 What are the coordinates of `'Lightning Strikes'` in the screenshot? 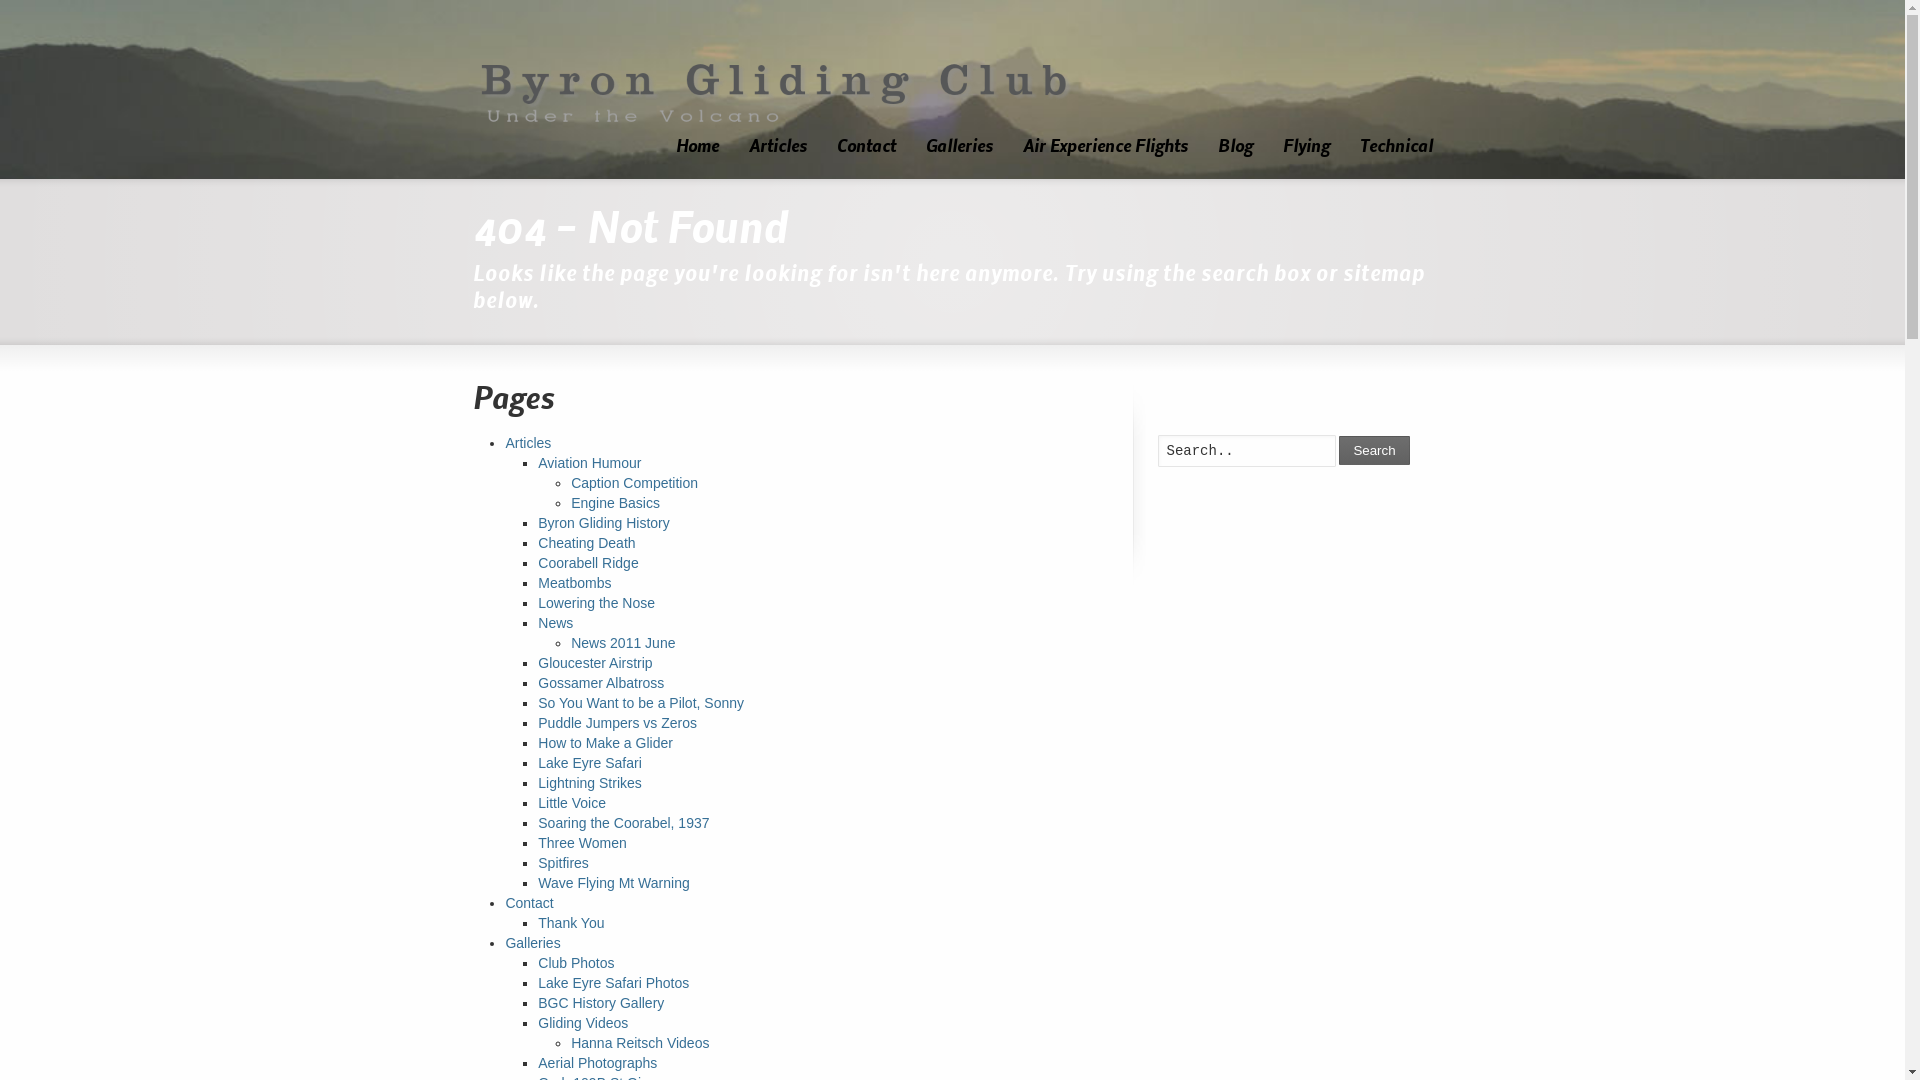 It's located at (589, 782).